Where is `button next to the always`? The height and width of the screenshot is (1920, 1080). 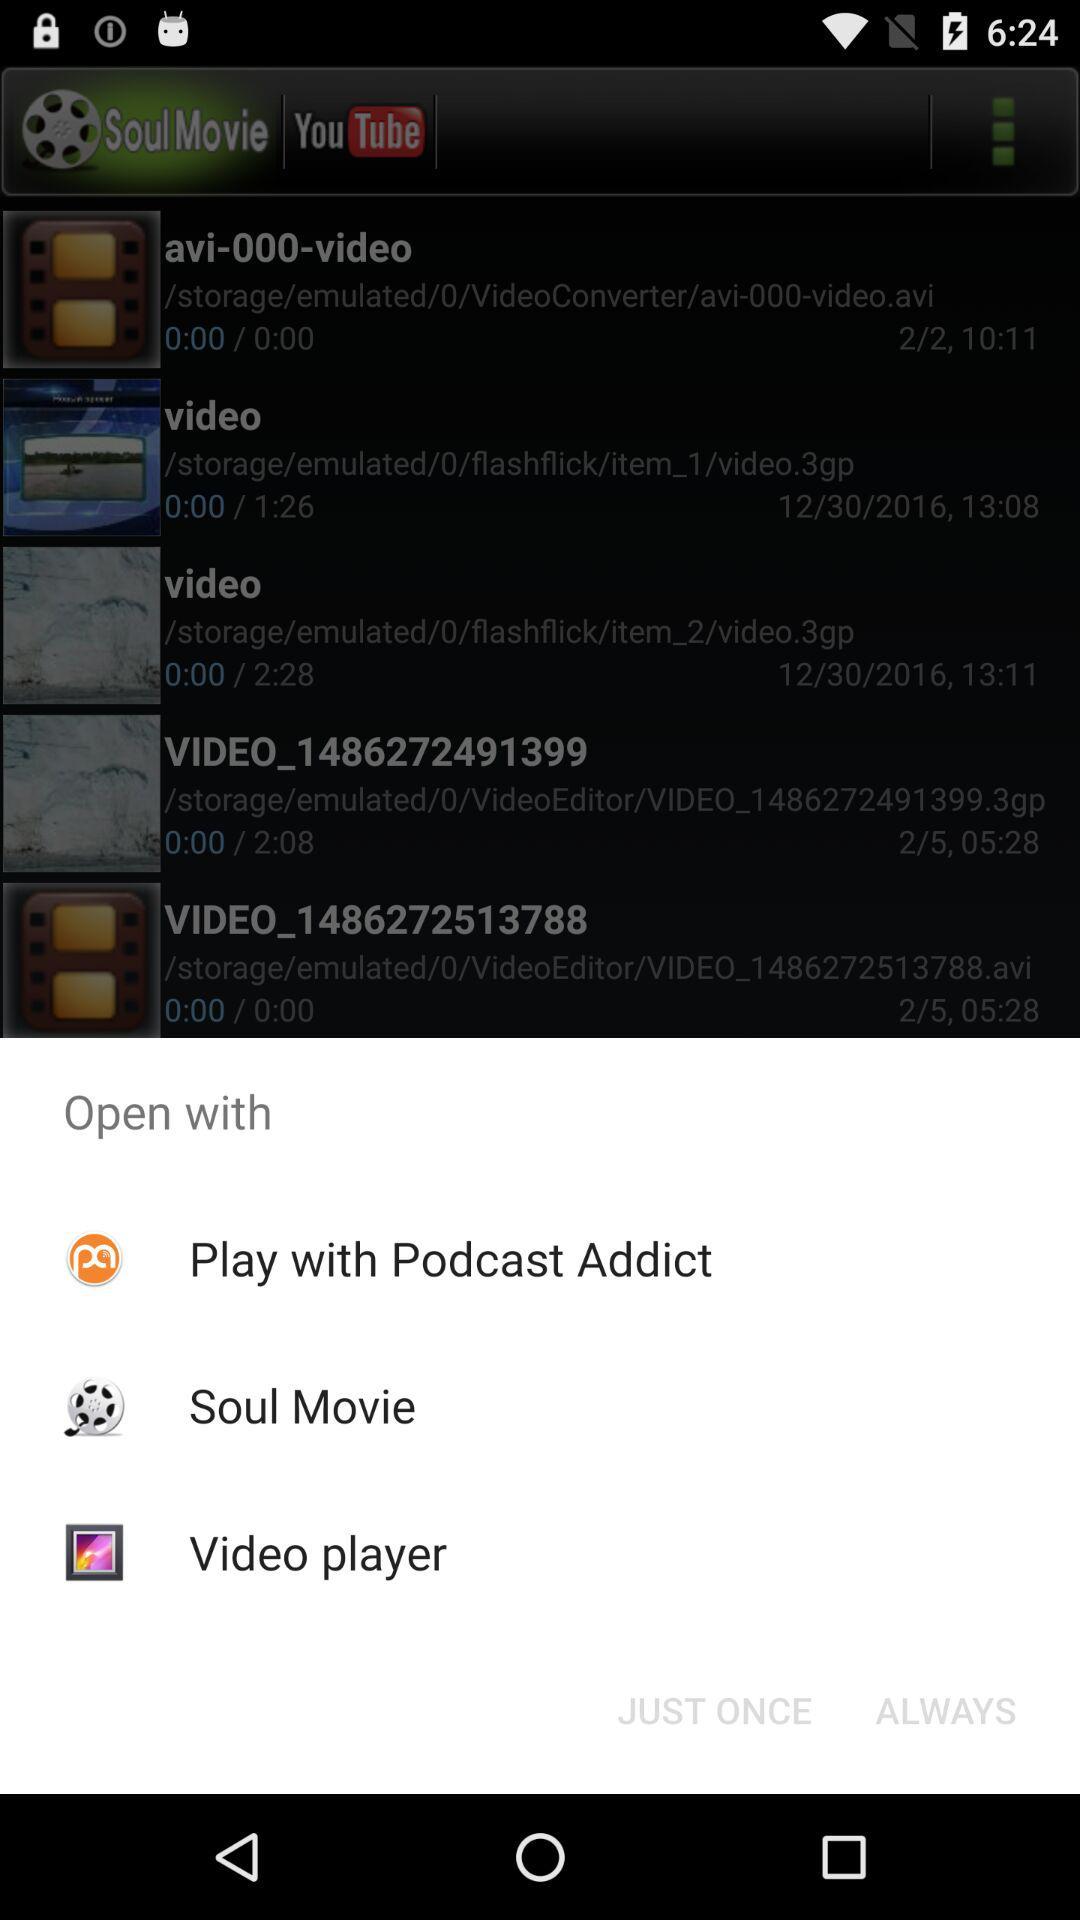
button next to the always is located at coordinates (713, 1708).